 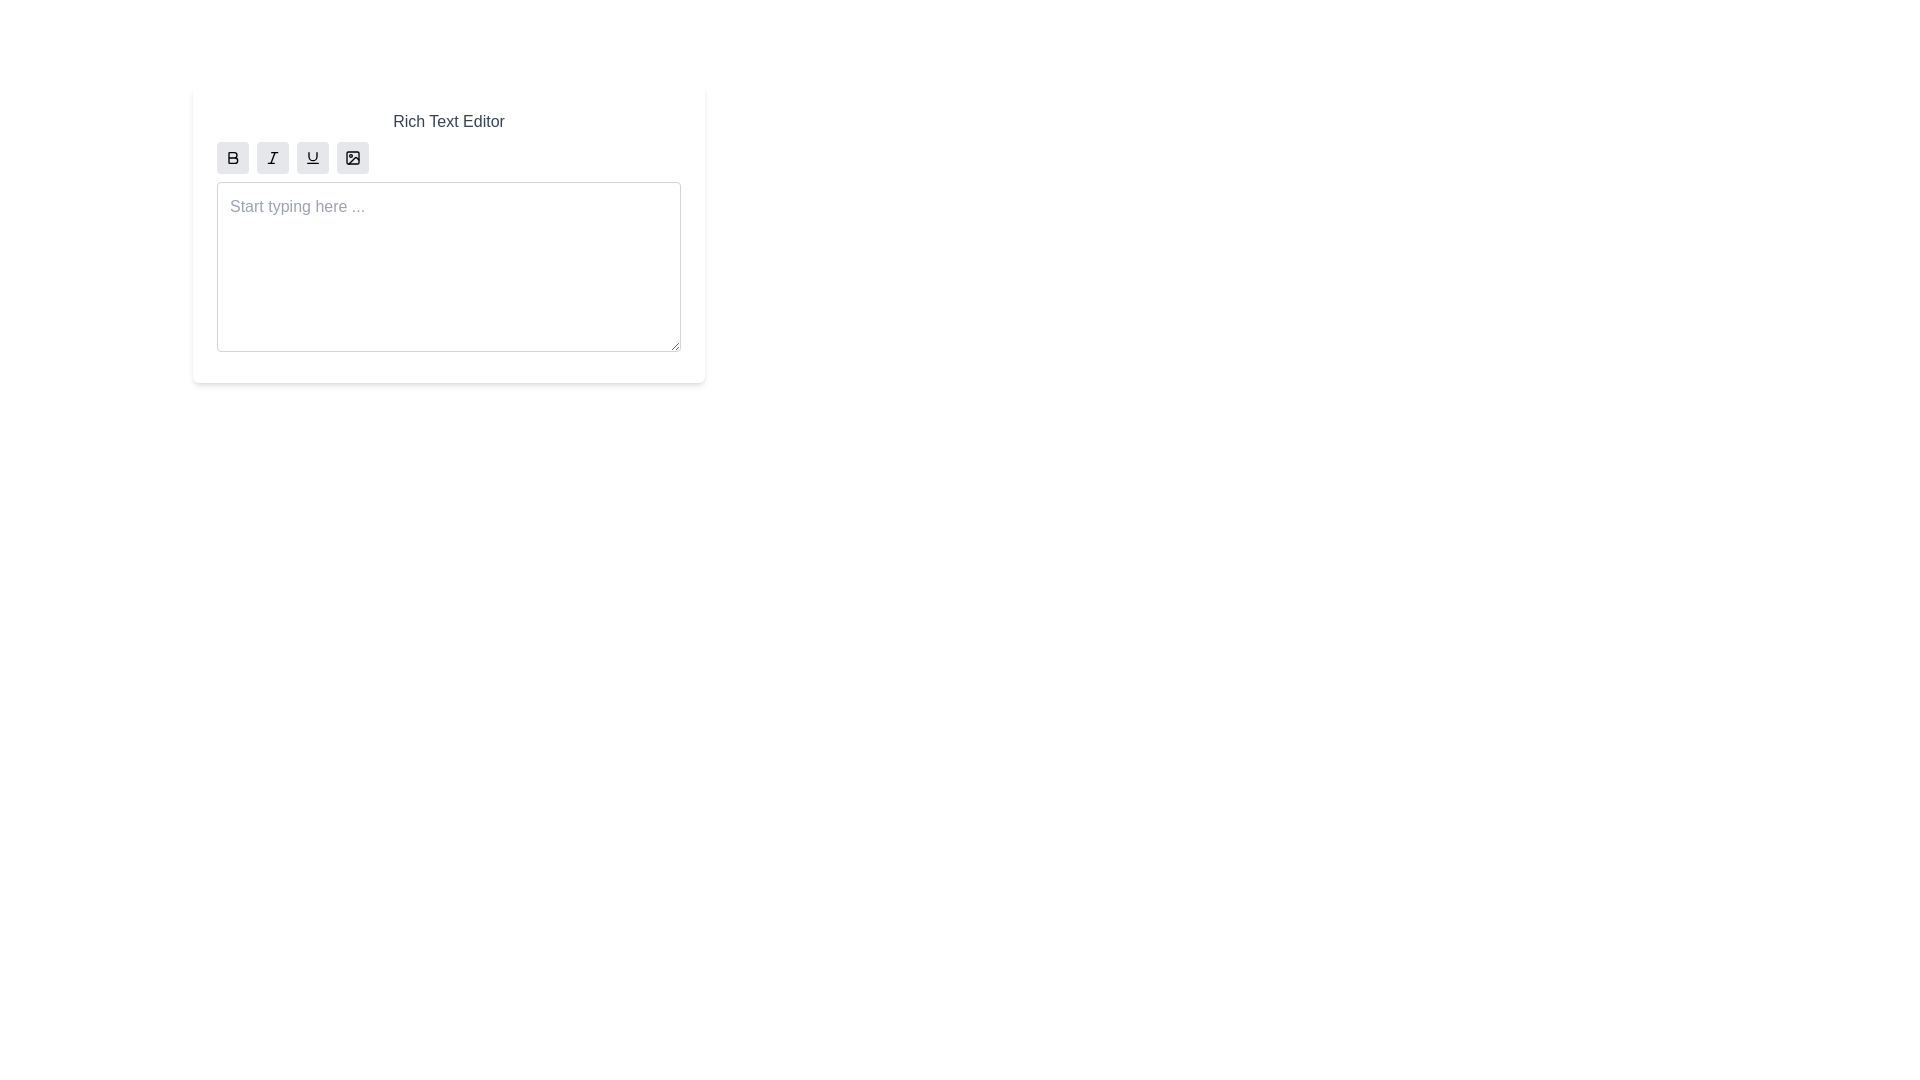 What do you see at coordinates (272, 157) in the screenshot?
I see `the button with a gray background and an italicized 'I' icon located in the formatting toolbar above the text editor` at bounding box center [272, 157].